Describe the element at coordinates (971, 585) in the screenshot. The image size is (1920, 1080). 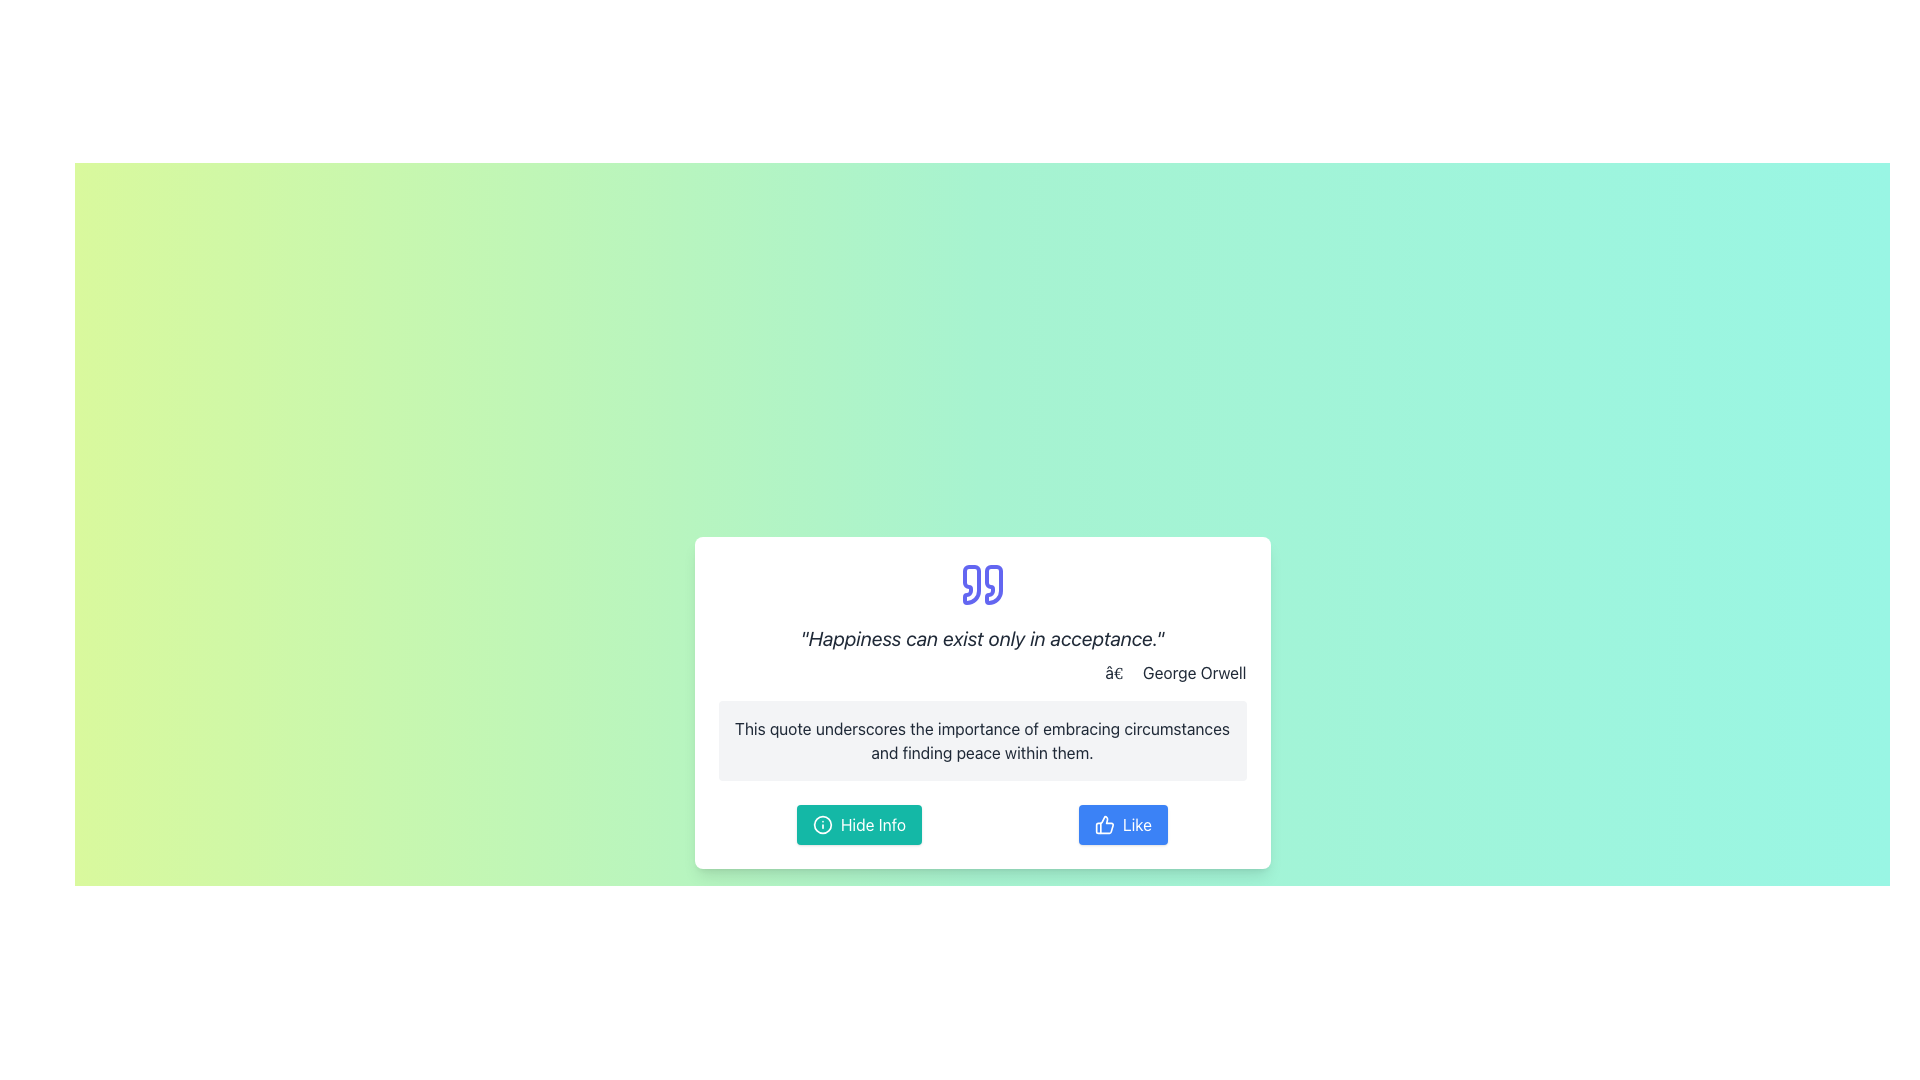
I see `the left quotation mark icon located at the top of the white content card, which indicates the beginning of a quoted statement or phrase` at that location.